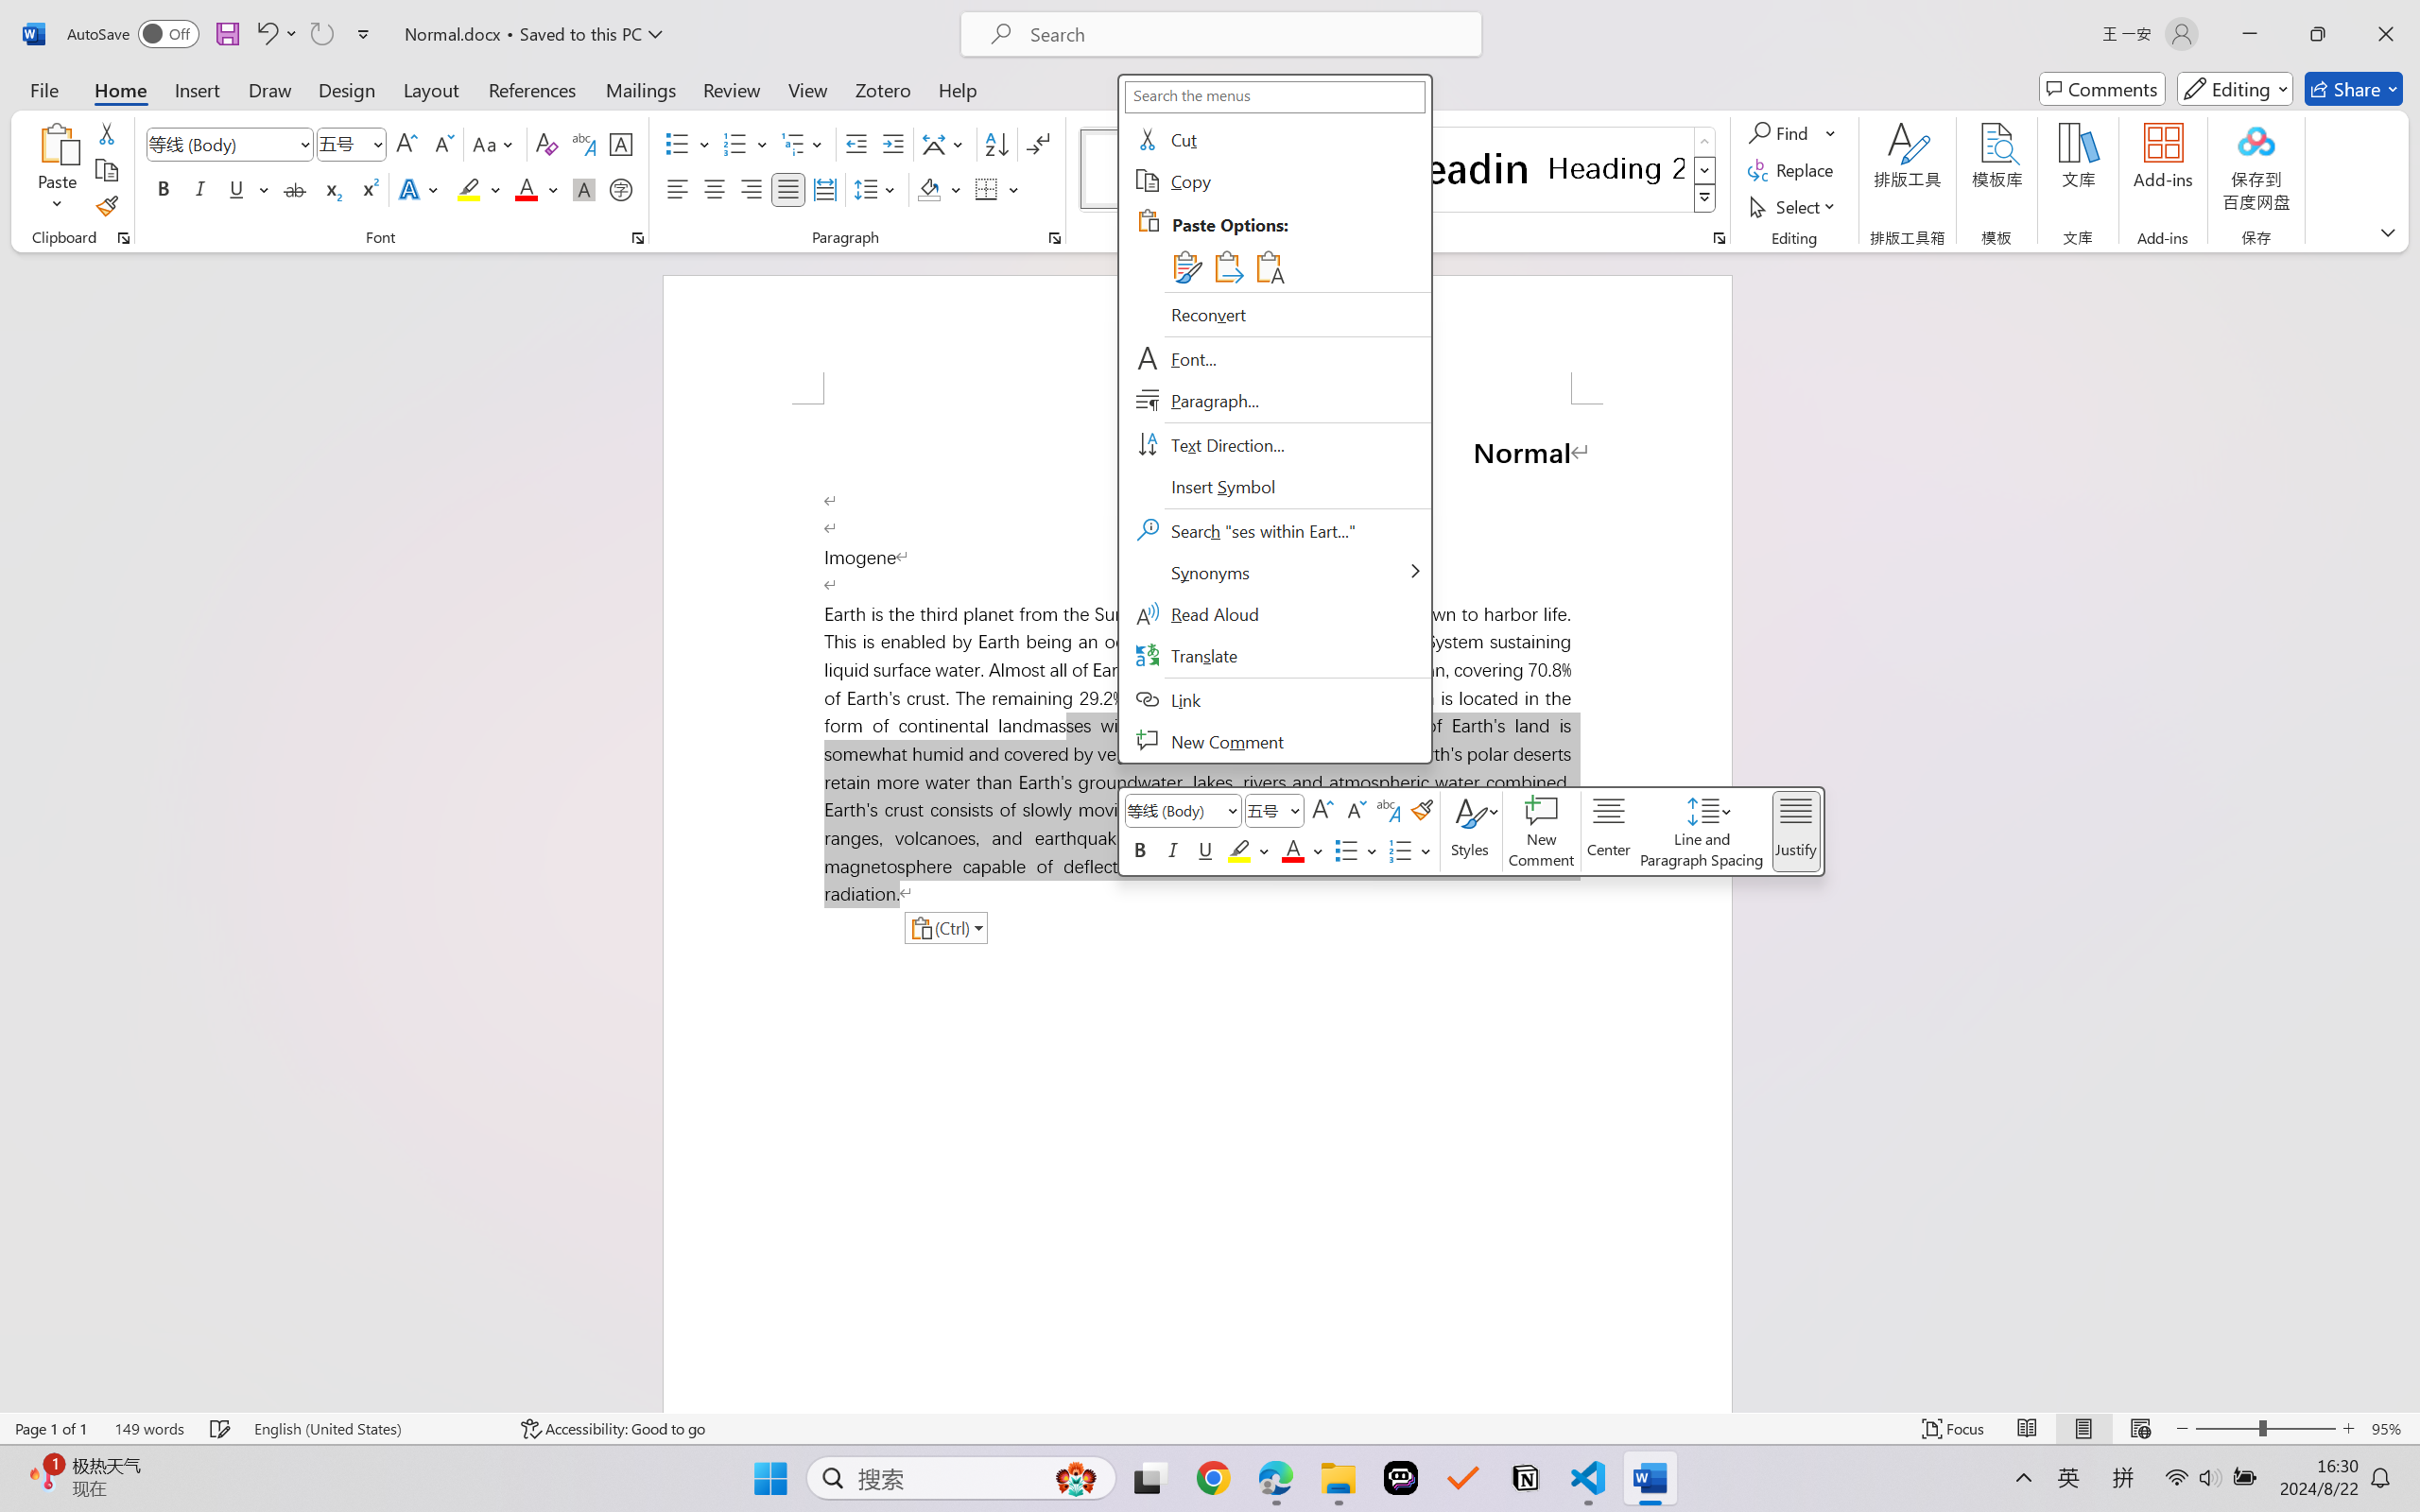 This screenshot has height=1512, width=2420. I want to click on 'Zoom 95%', so click(2390, 1428).